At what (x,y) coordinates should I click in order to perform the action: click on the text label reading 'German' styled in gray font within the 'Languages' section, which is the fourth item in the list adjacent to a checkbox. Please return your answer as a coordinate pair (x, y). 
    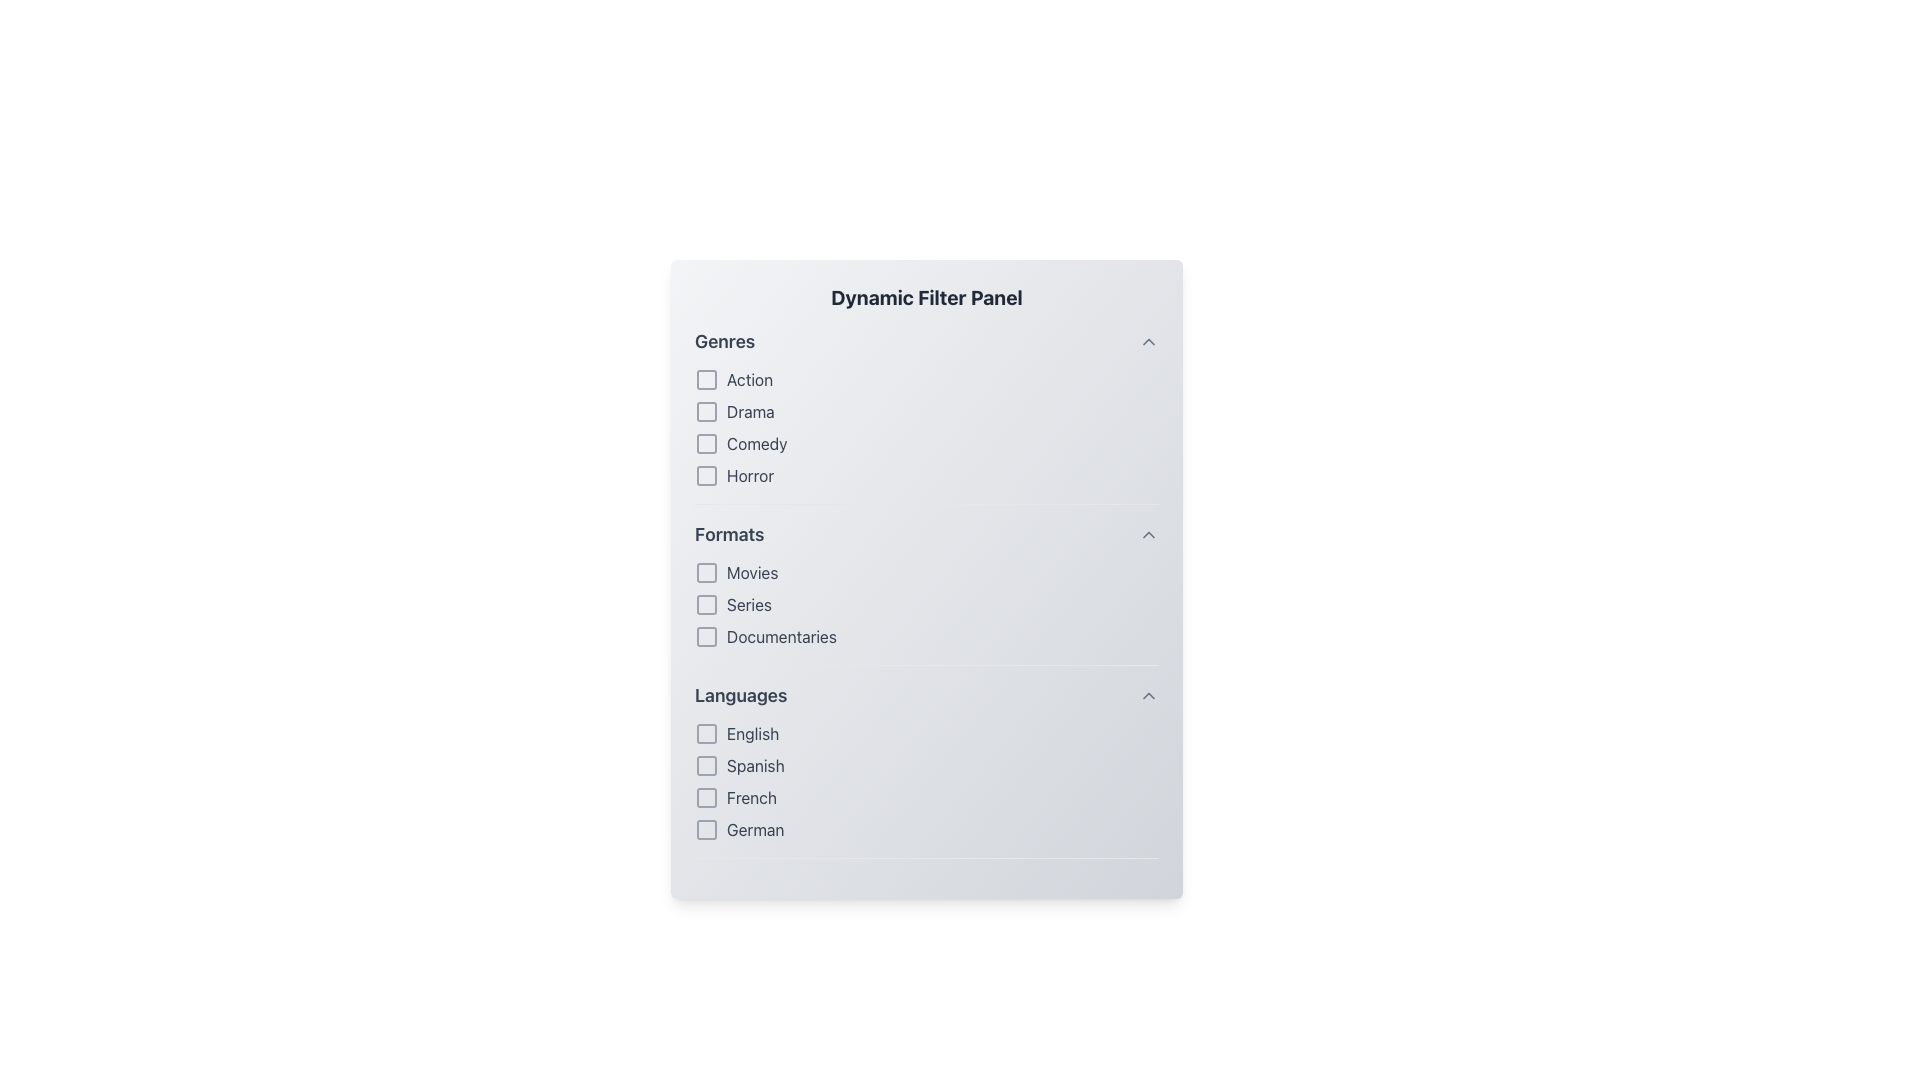
    Looking at the image, I should click on (754, 829).